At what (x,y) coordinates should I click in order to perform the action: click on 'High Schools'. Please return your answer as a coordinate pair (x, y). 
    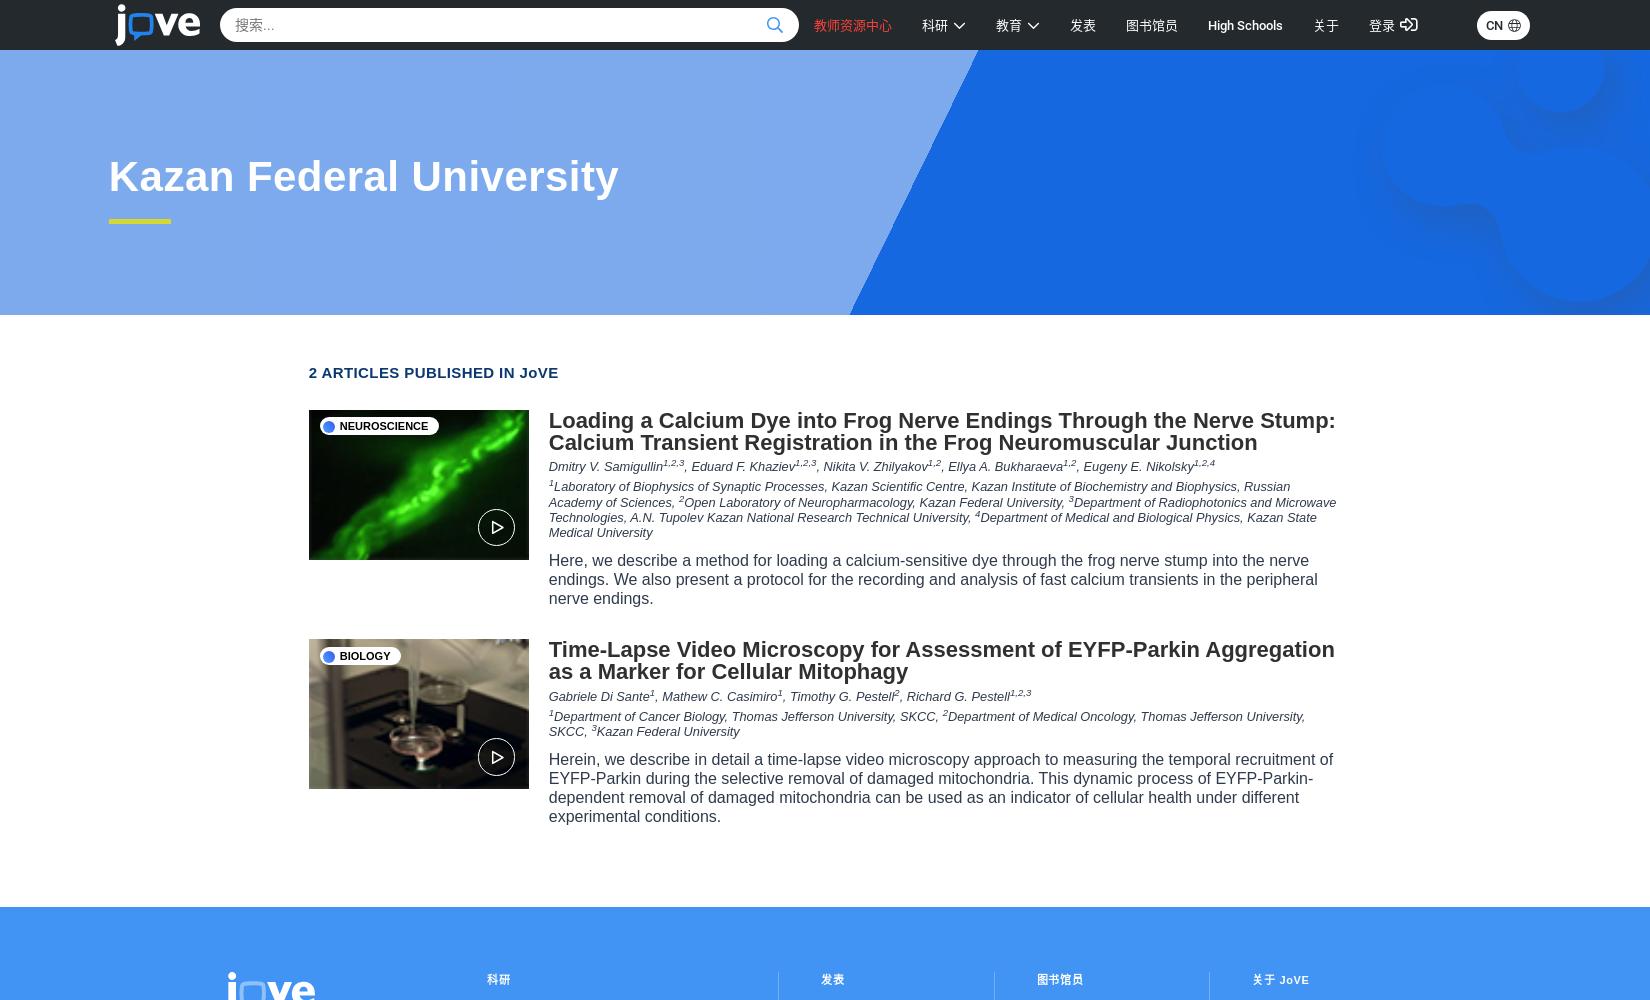
    Looking at the image, I should click on (1243, 24).